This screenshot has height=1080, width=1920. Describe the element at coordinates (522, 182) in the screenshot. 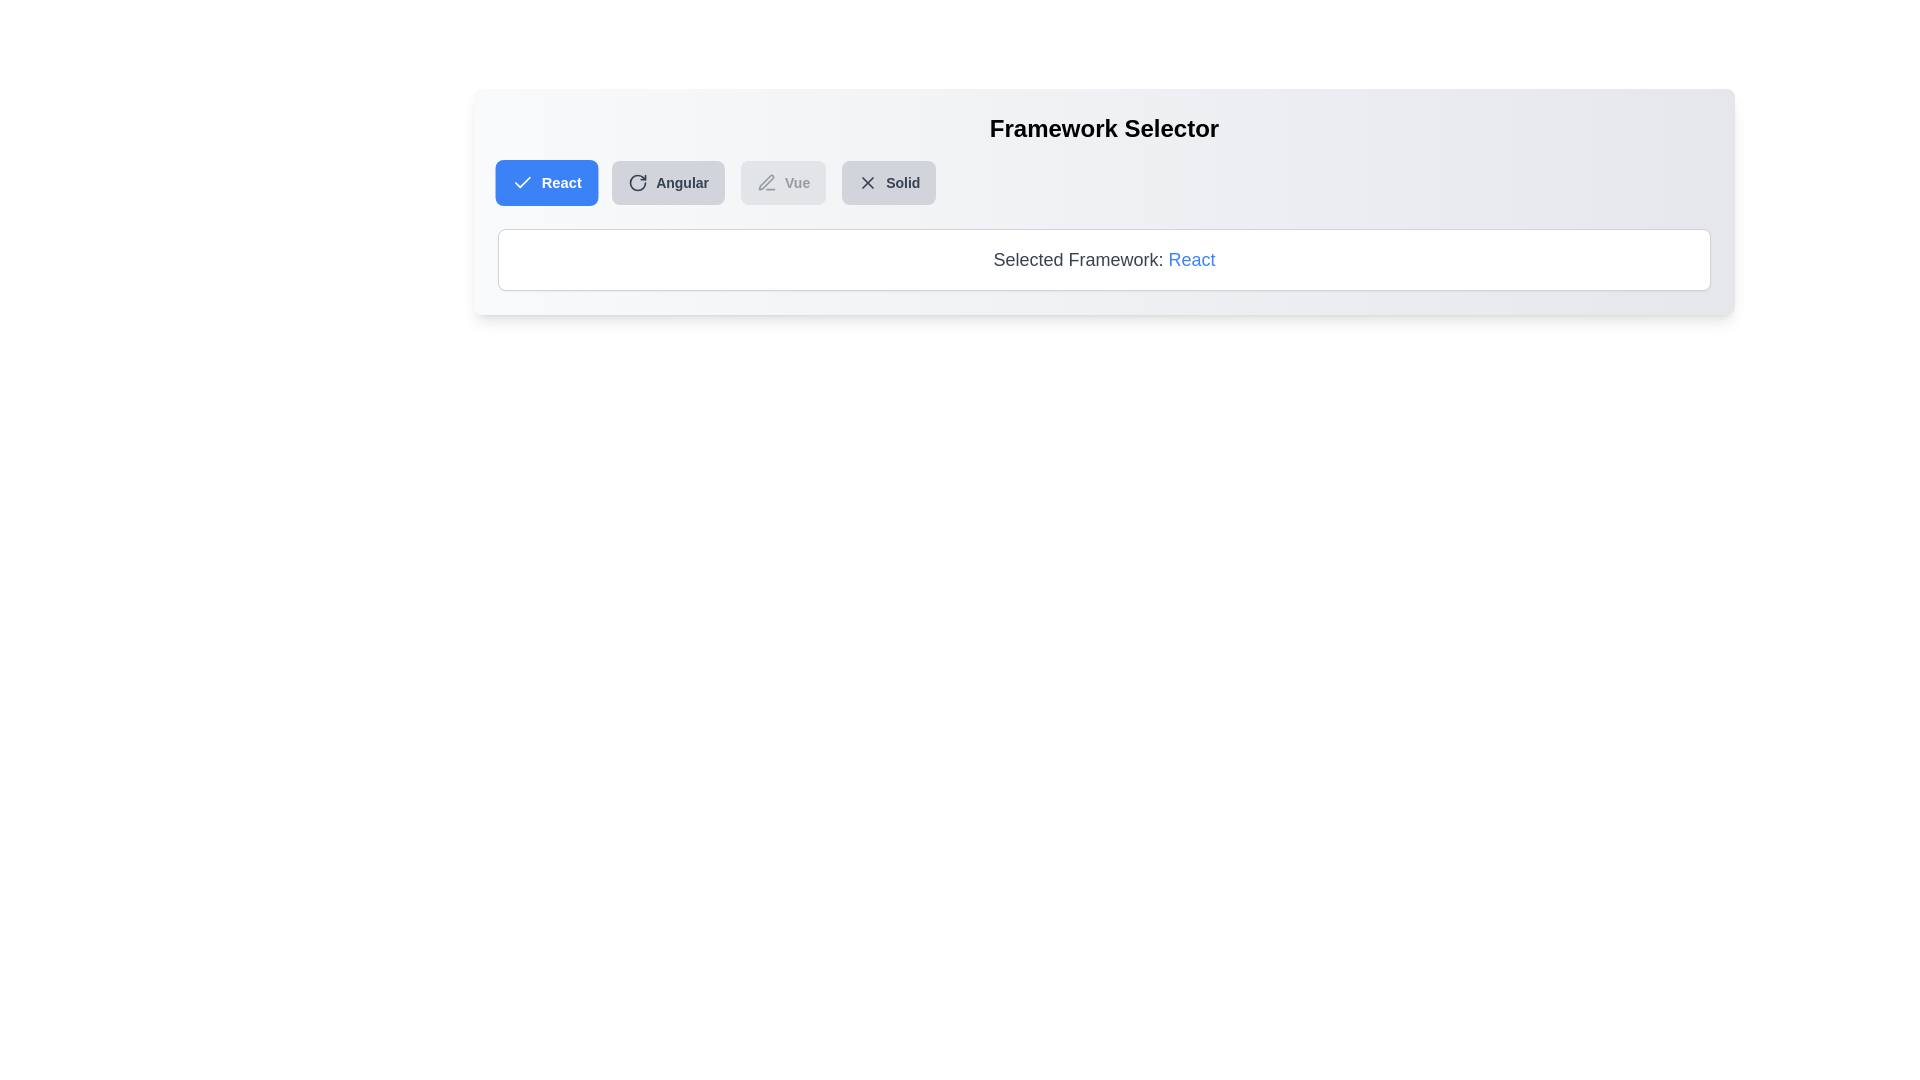

I see `the checkmark icon indicating the selection of the 'React' framework, located towards the left side of the 'React' button` at that location.